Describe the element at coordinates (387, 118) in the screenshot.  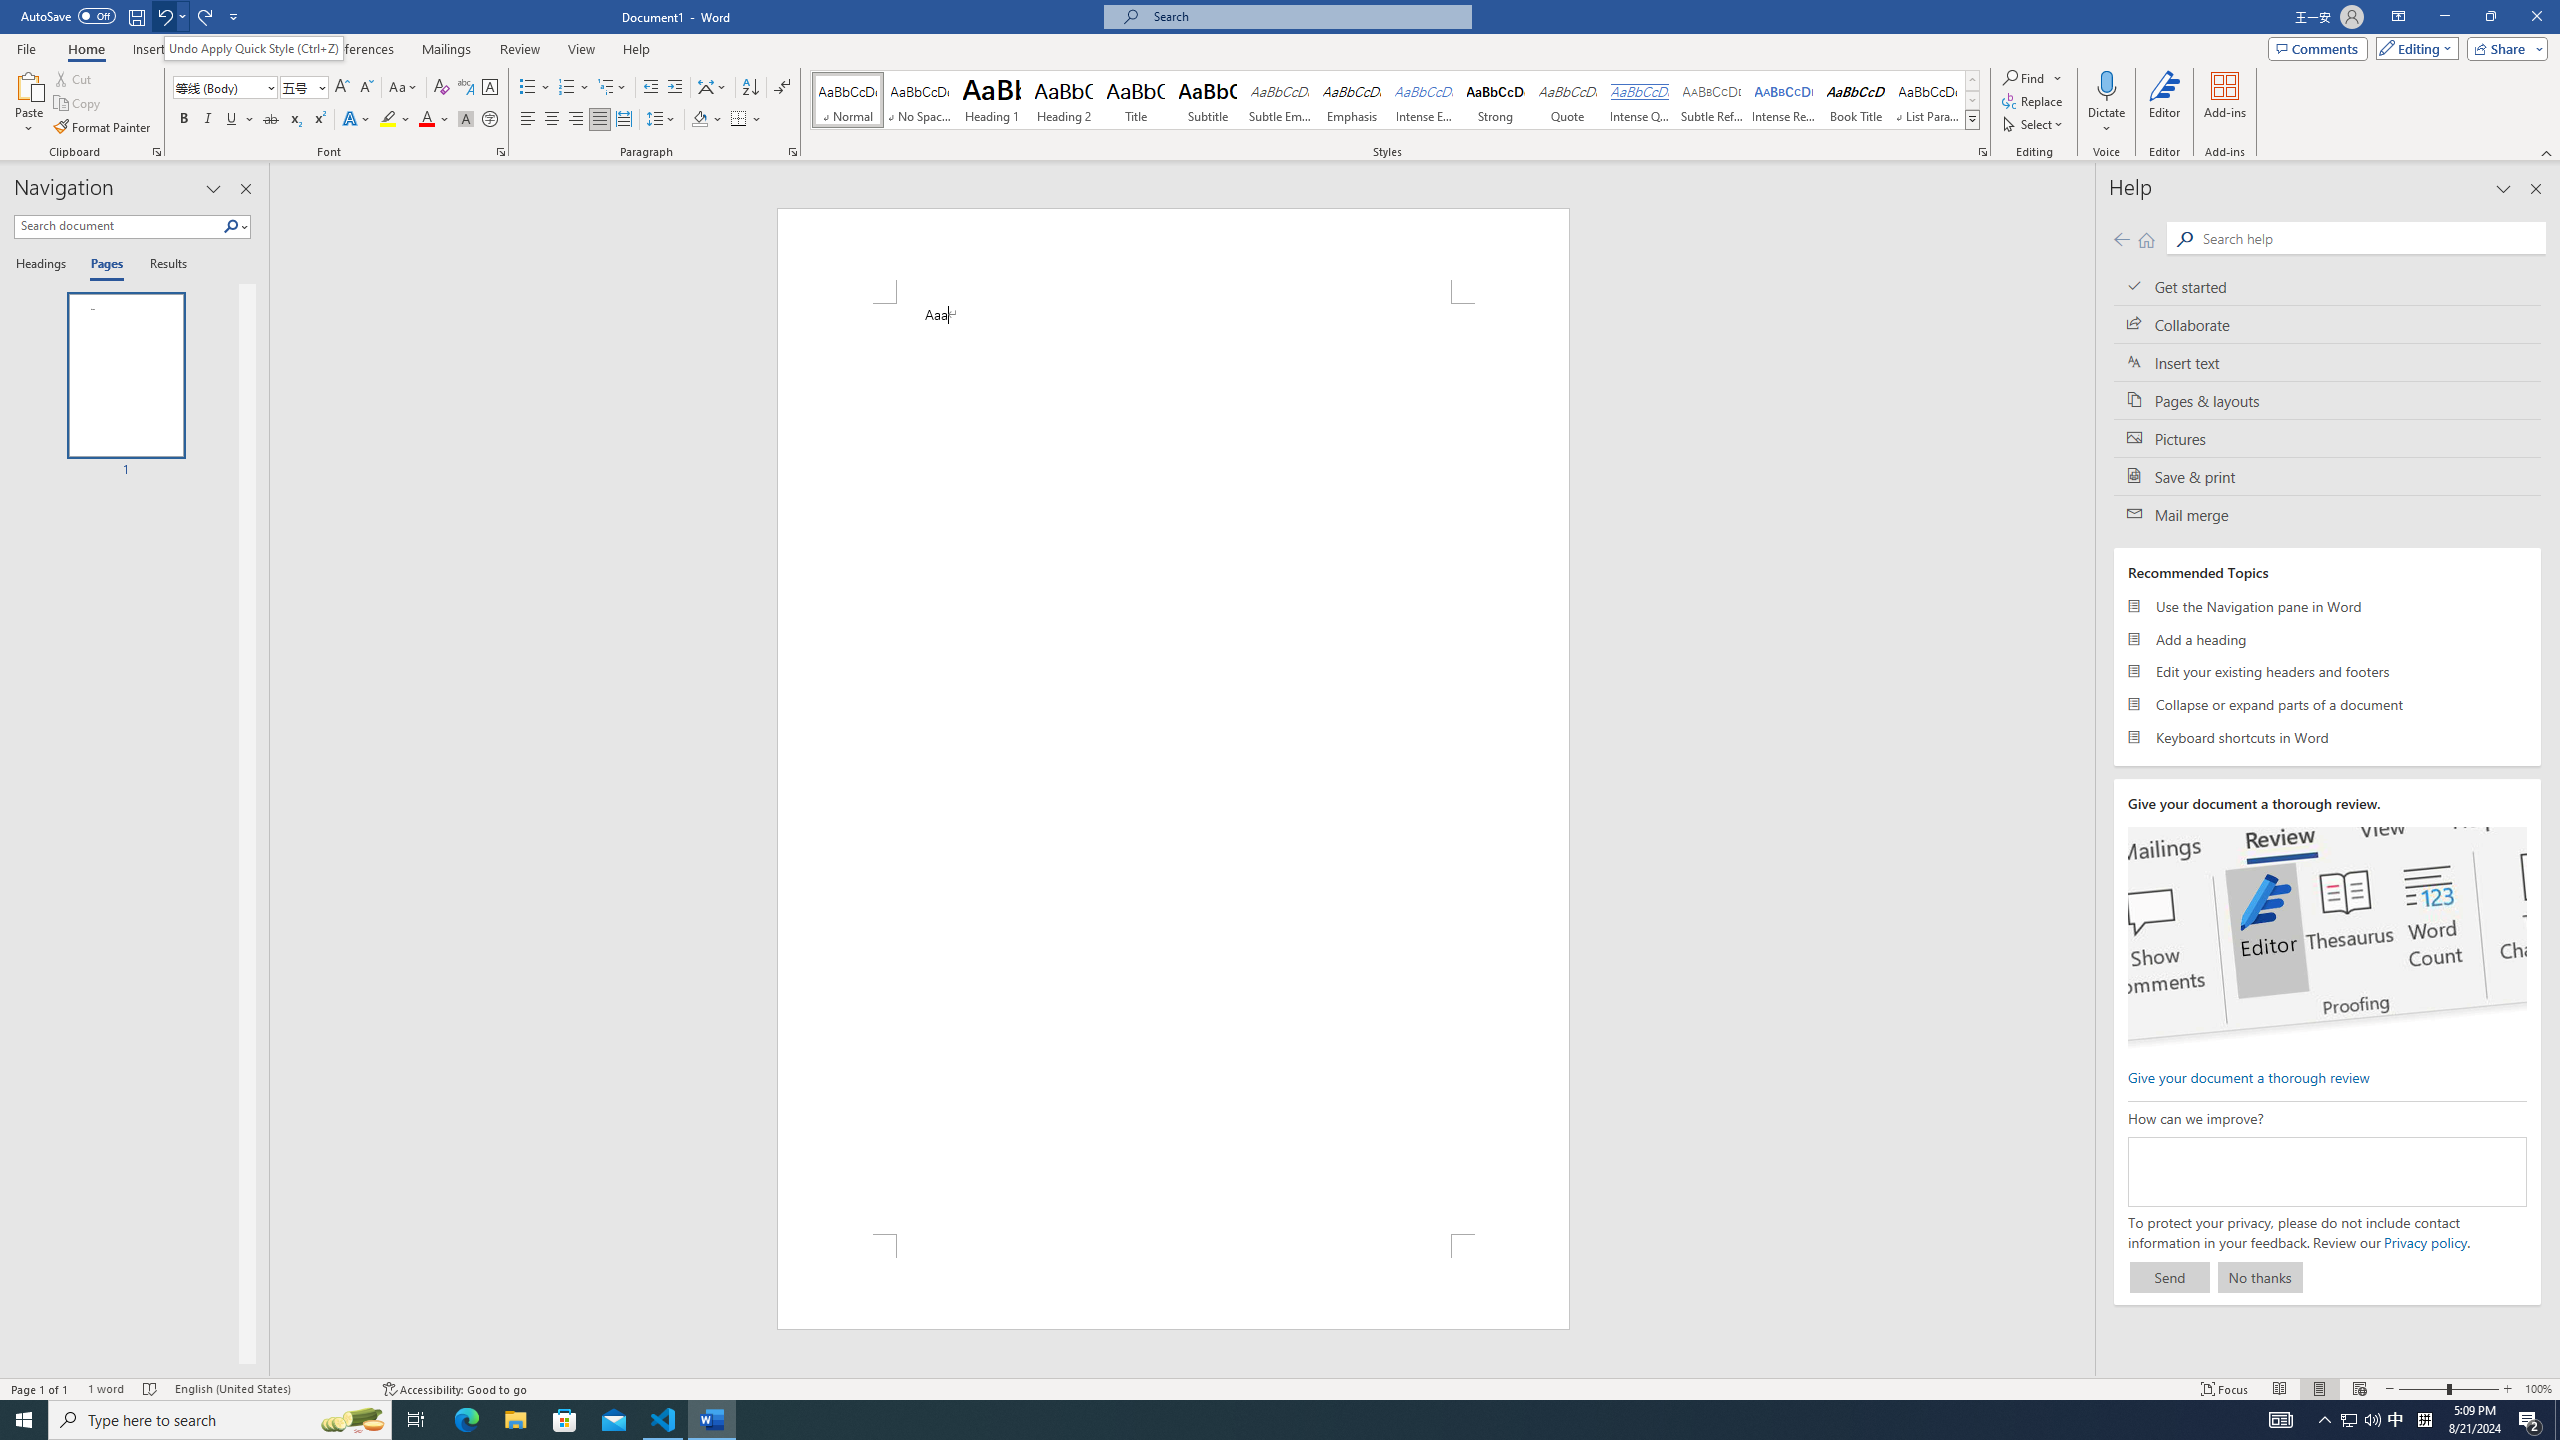
I see `'Text Highlight Color Yellow'` at that location.